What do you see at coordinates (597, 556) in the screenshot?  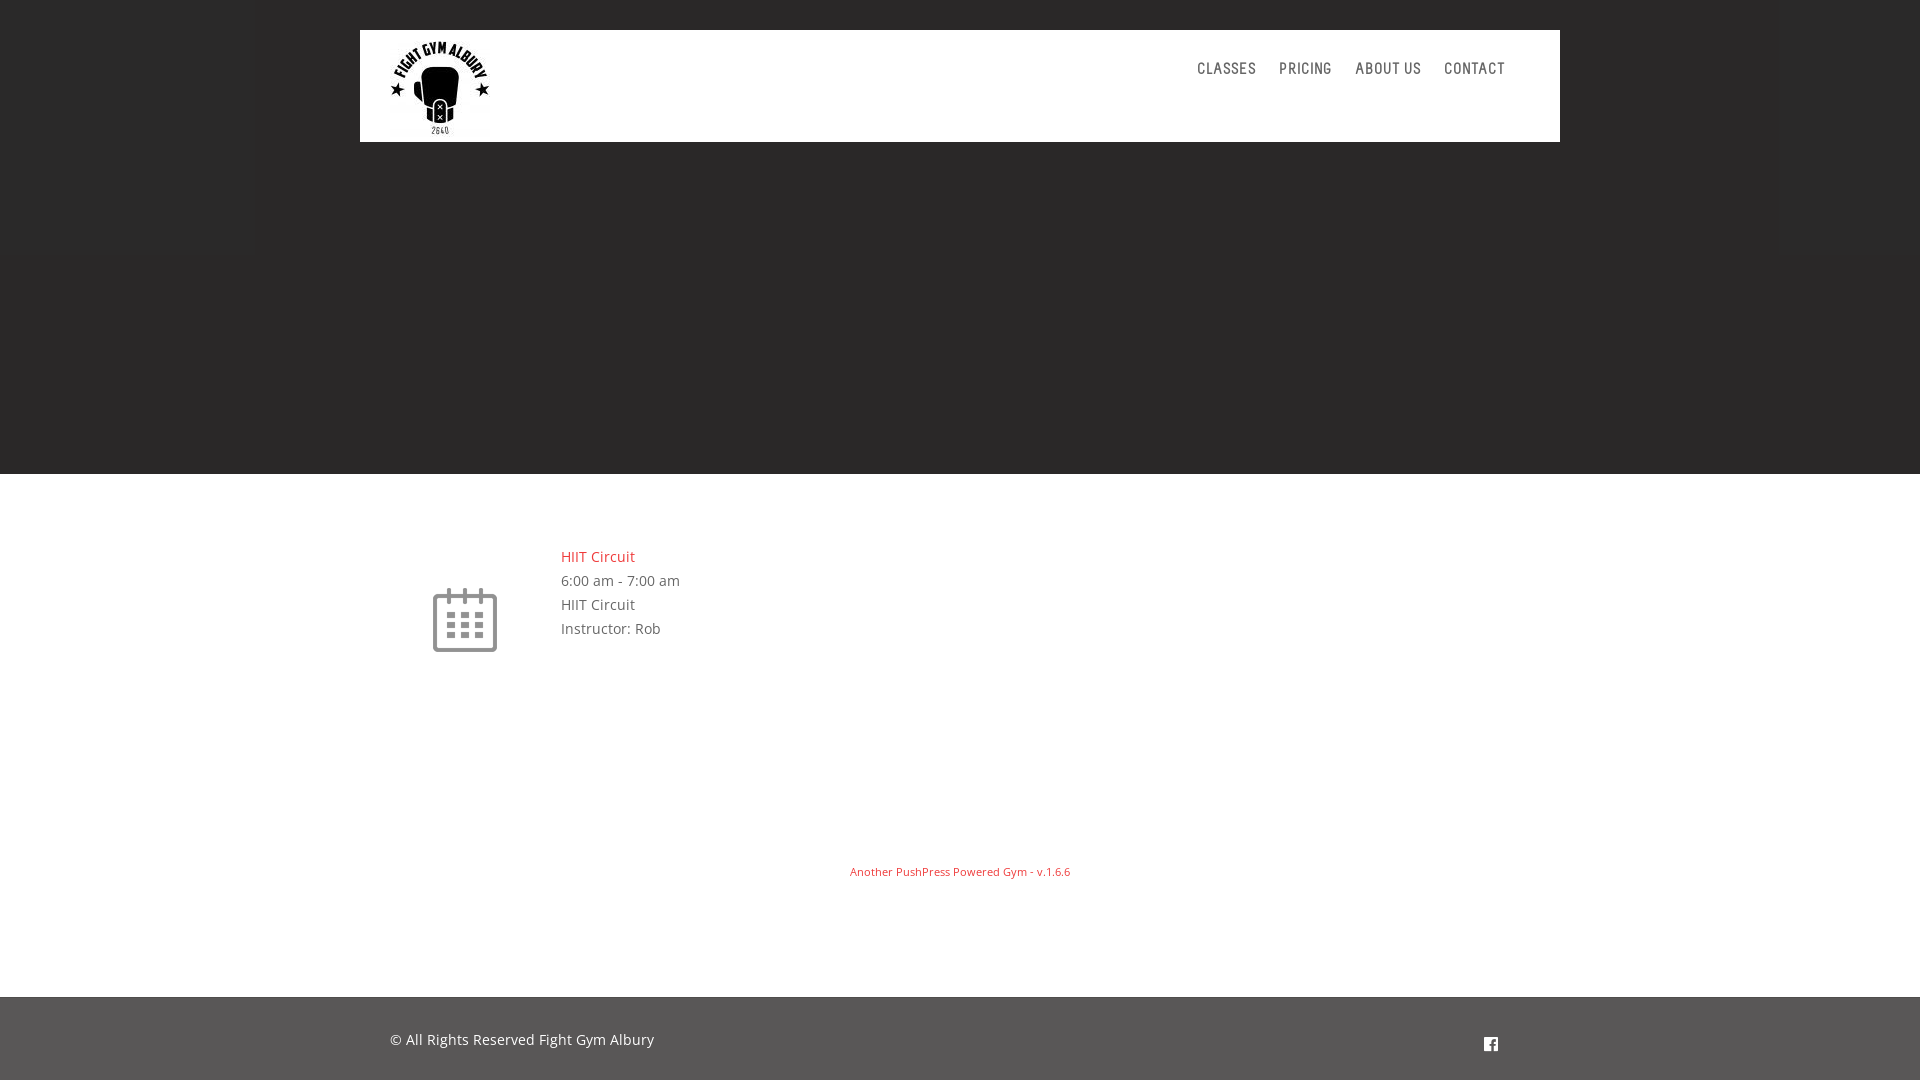 I see `'HIIT Circuit'` at bounding box center [597, 556].